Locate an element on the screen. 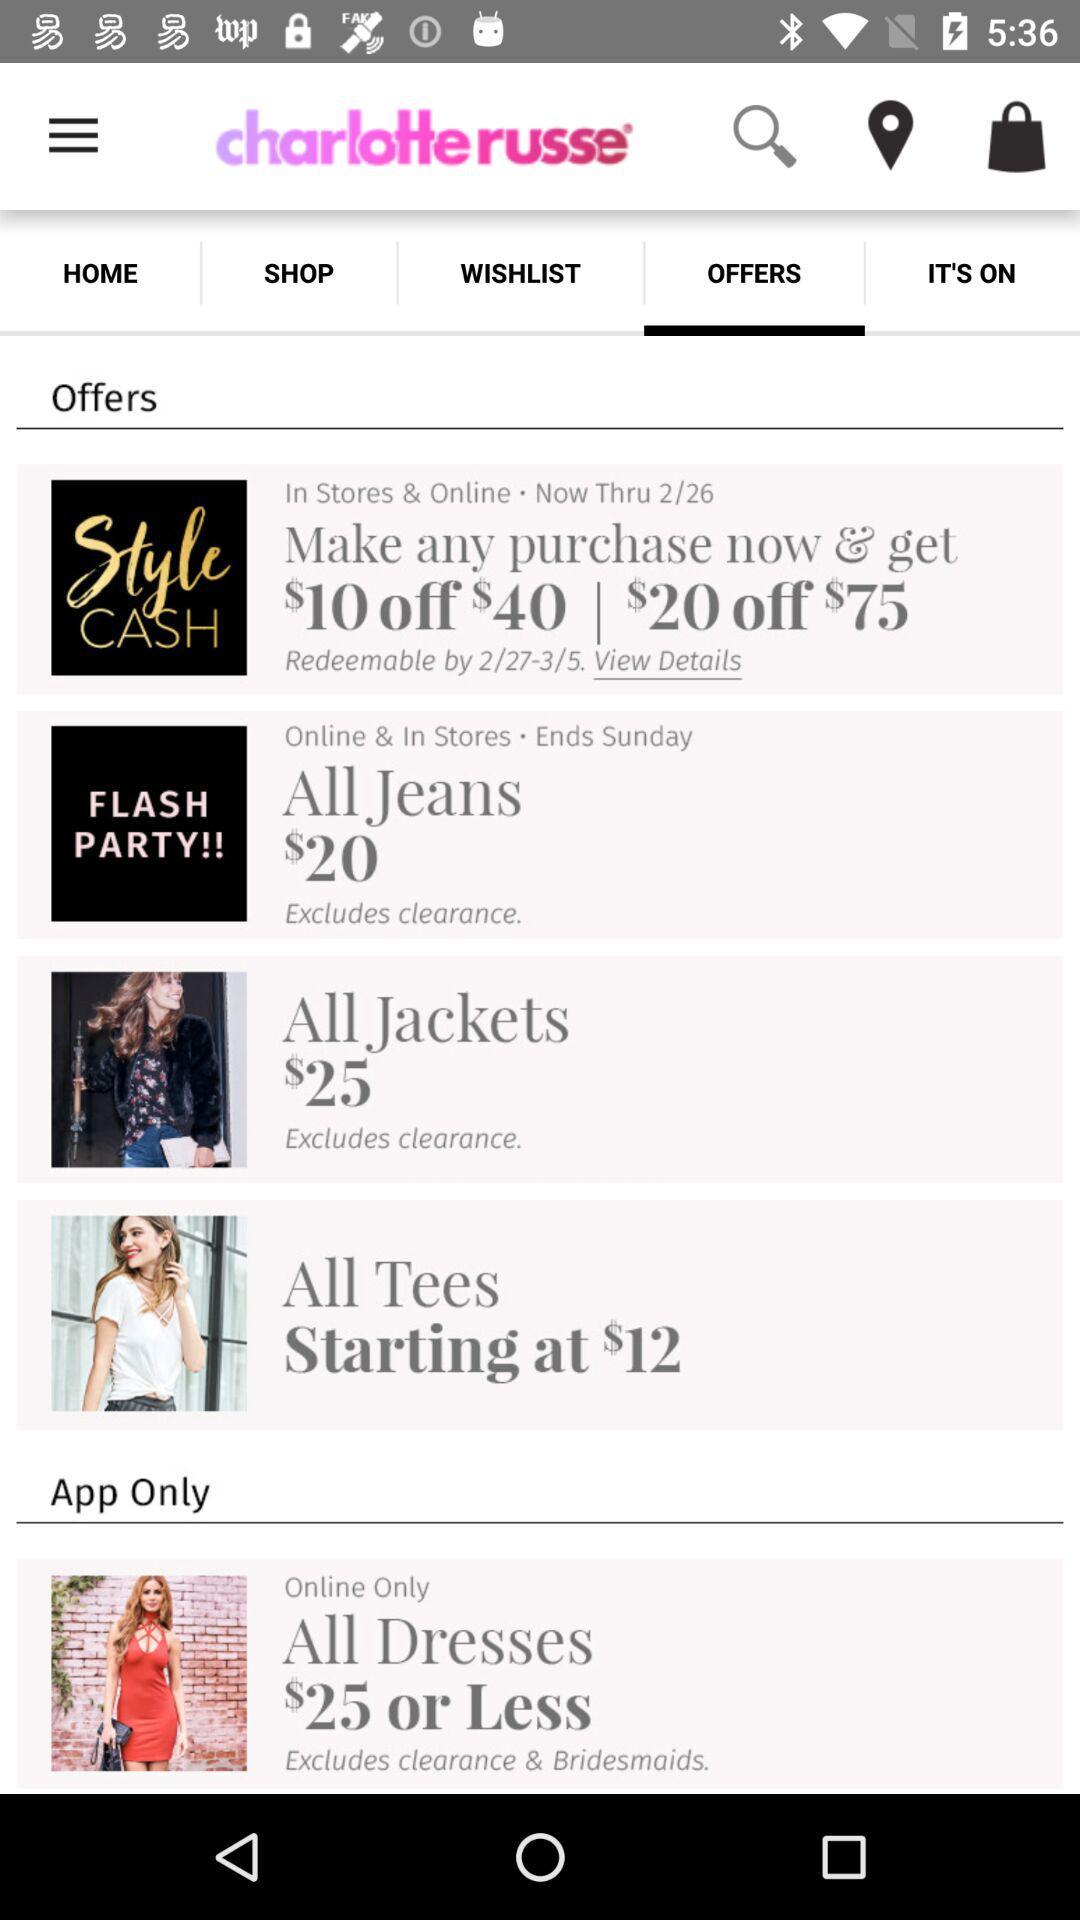 The height and width of the screenshot is (1920, 1080). the item next to wishlist is located at coordinates (754, 272).